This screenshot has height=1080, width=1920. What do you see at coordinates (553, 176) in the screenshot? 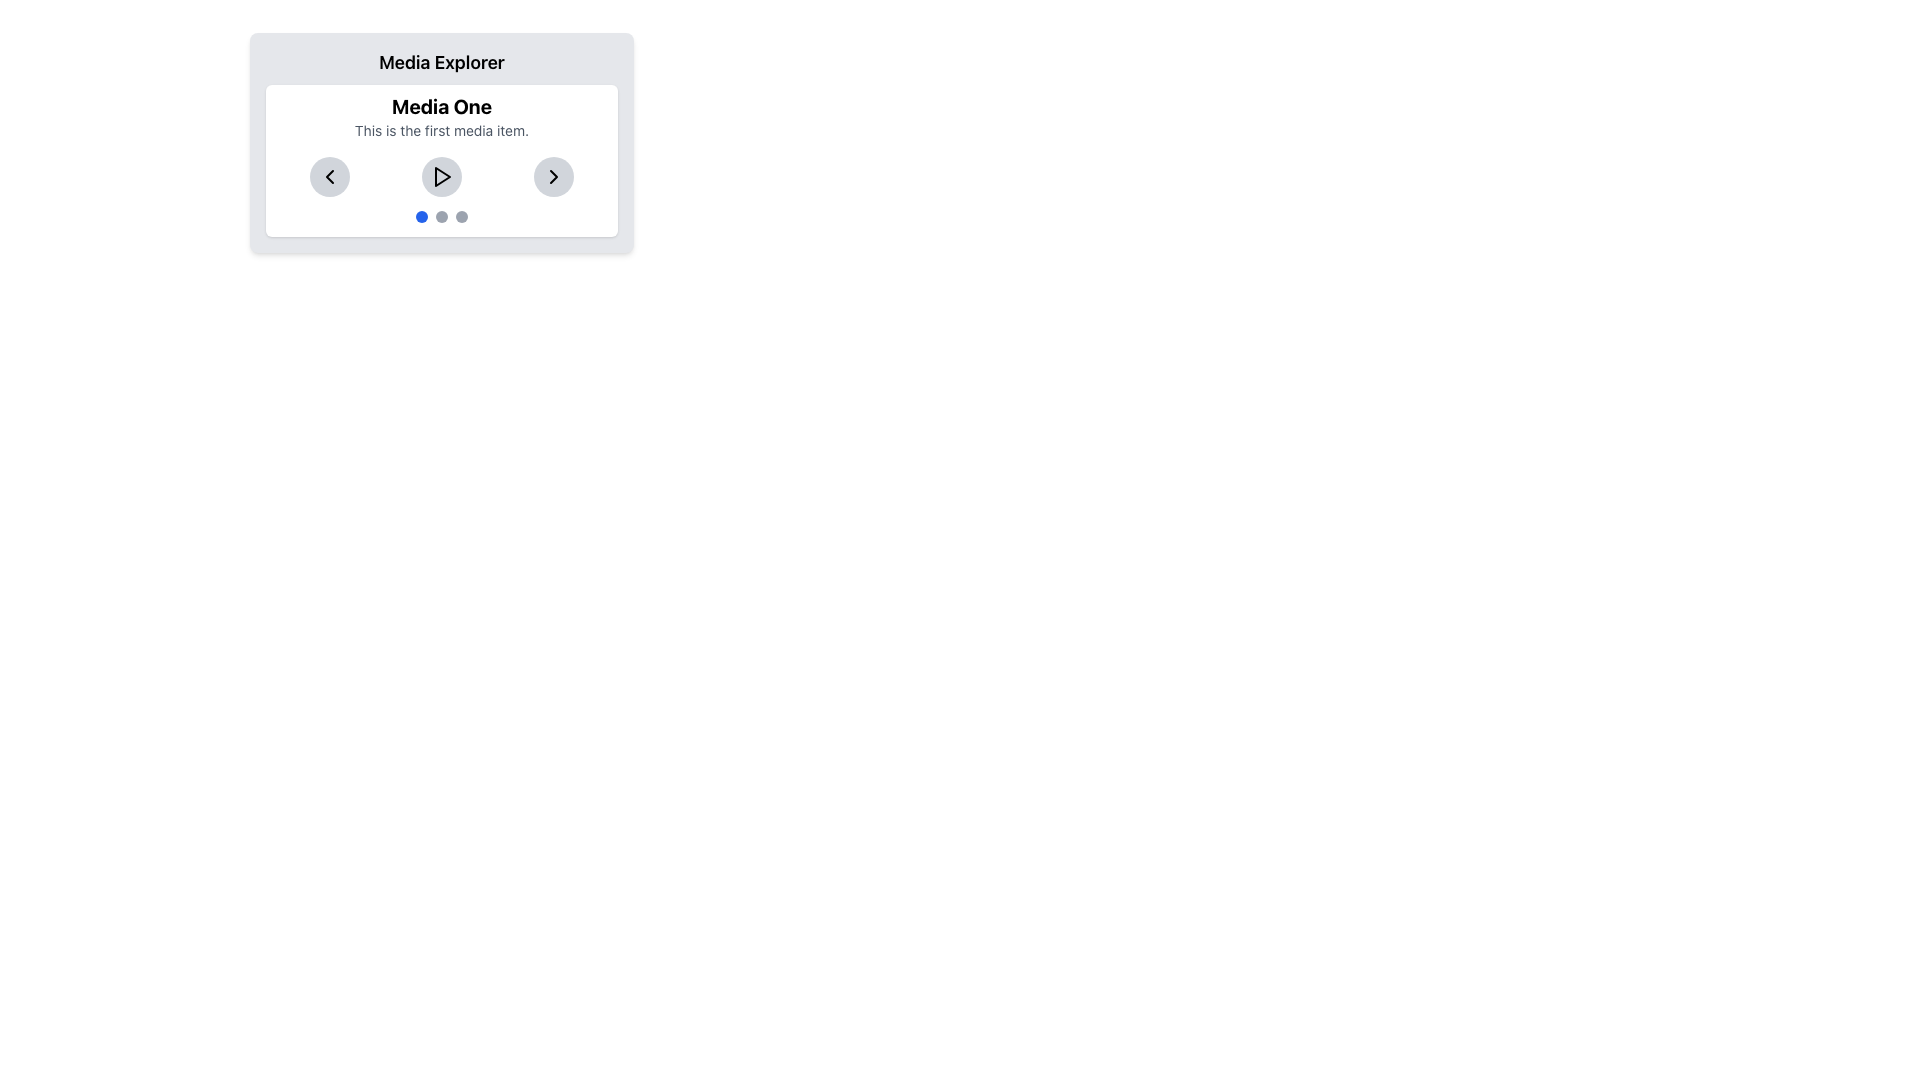
I see `the right-facing chevron icon button, which is located within a circular gray background near the bottom center of the media player card` at bounding box center [553, 176].